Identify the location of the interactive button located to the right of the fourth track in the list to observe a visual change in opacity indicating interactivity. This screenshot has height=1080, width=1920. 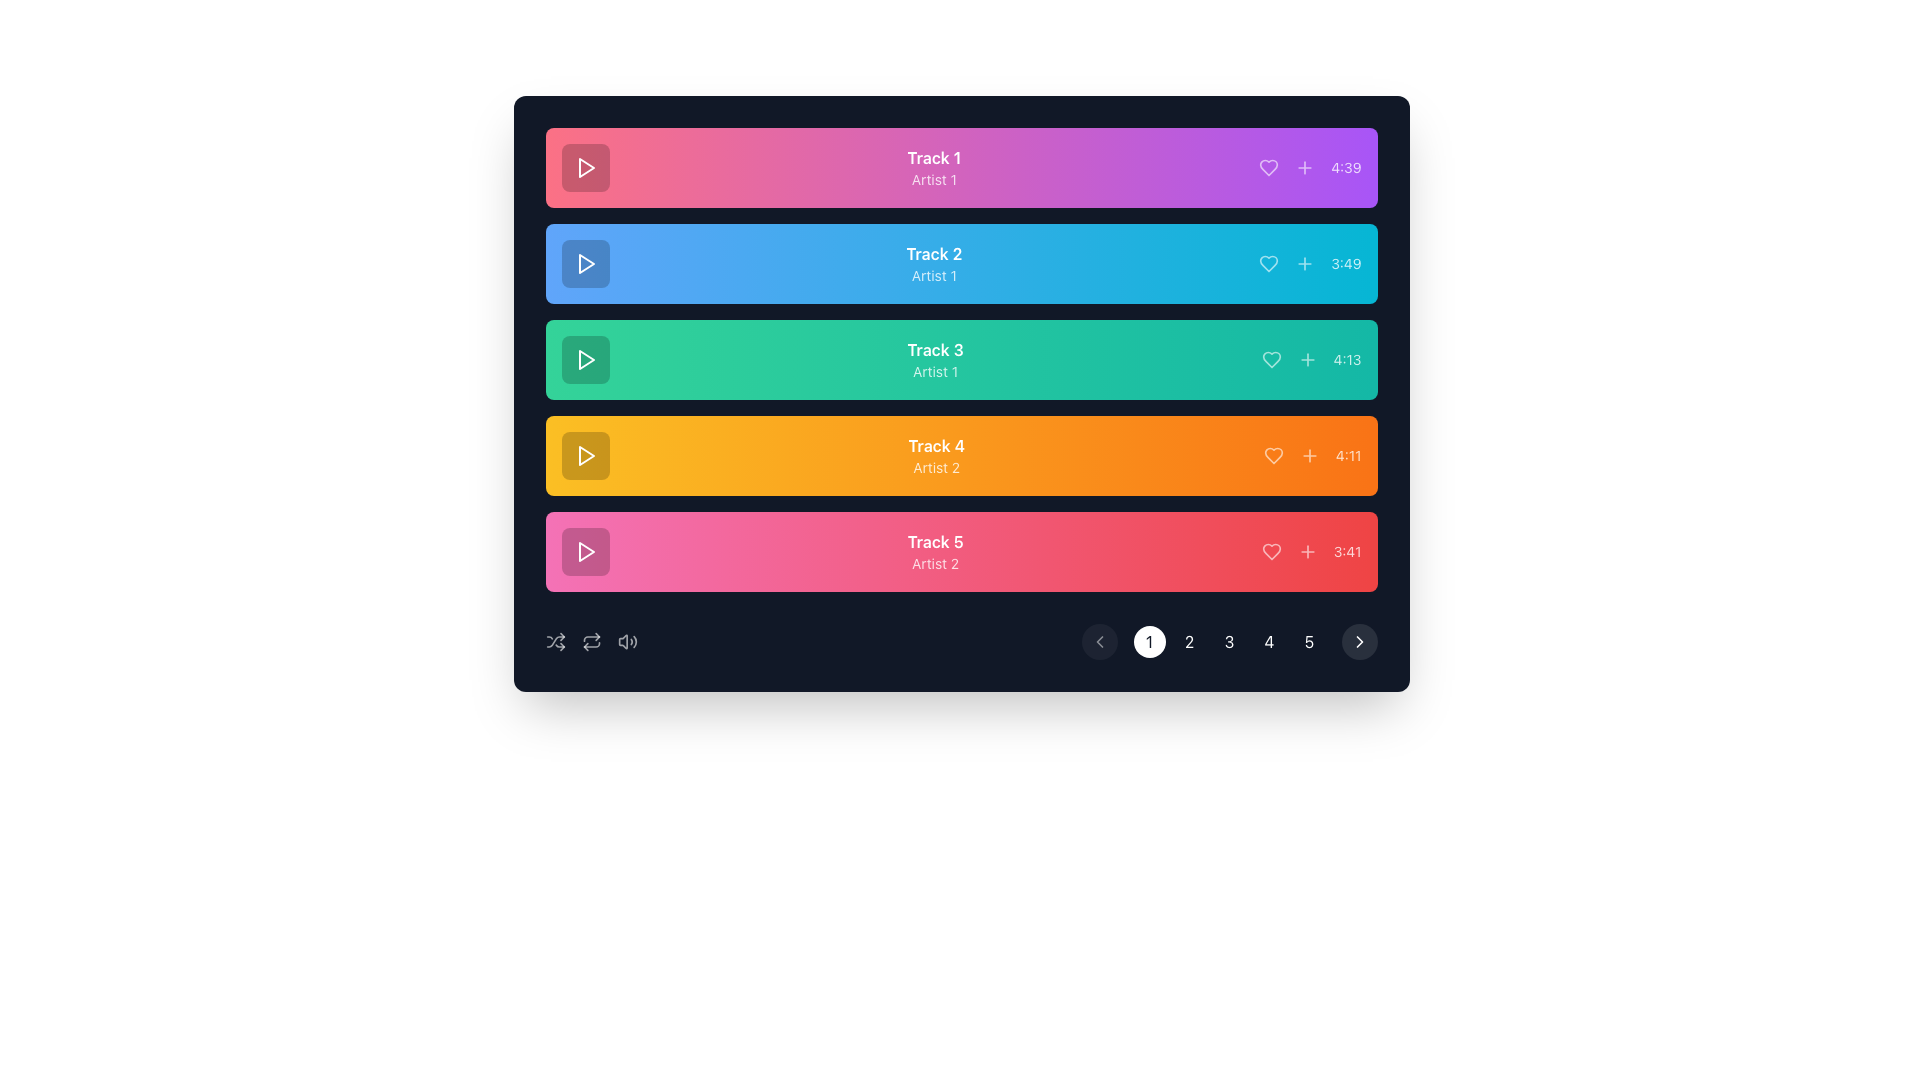
(1310, 455).